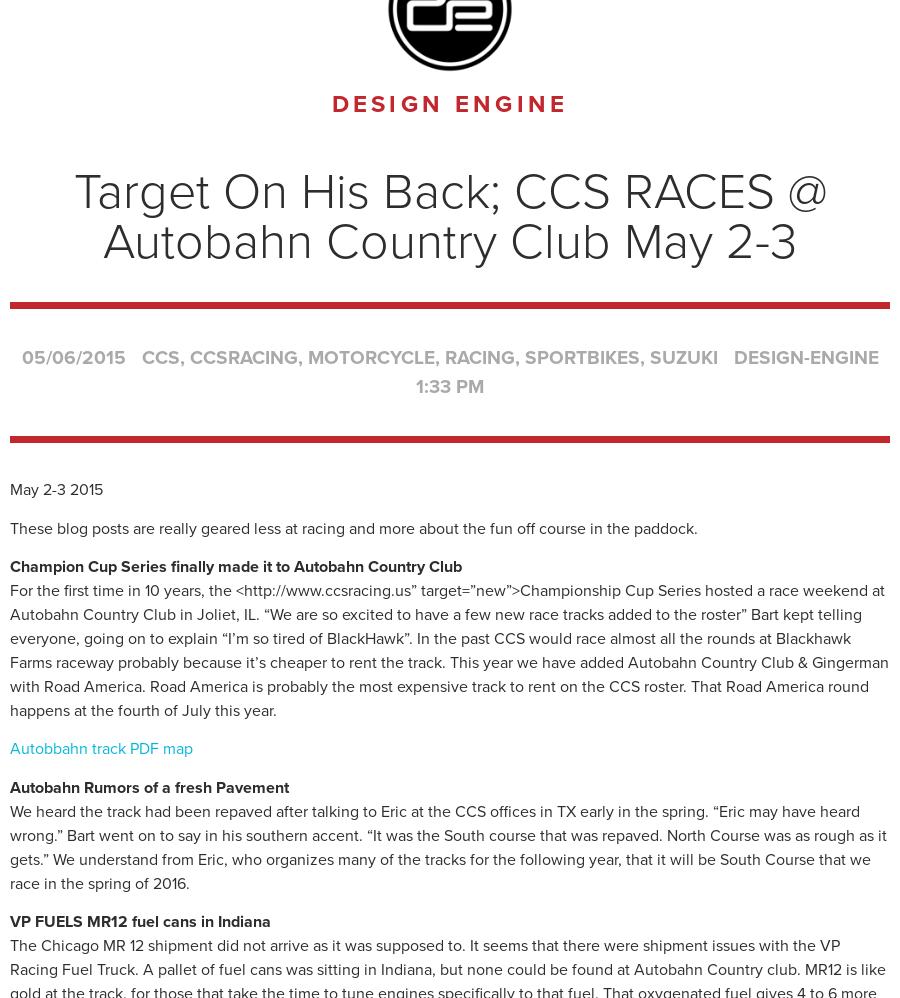 This screenshot has height=998, width=900. What do you see at coordinates (8, 748) in the screenshot?
I see `'Autobbahn track PDF map'` at bounding box center [8, 748].